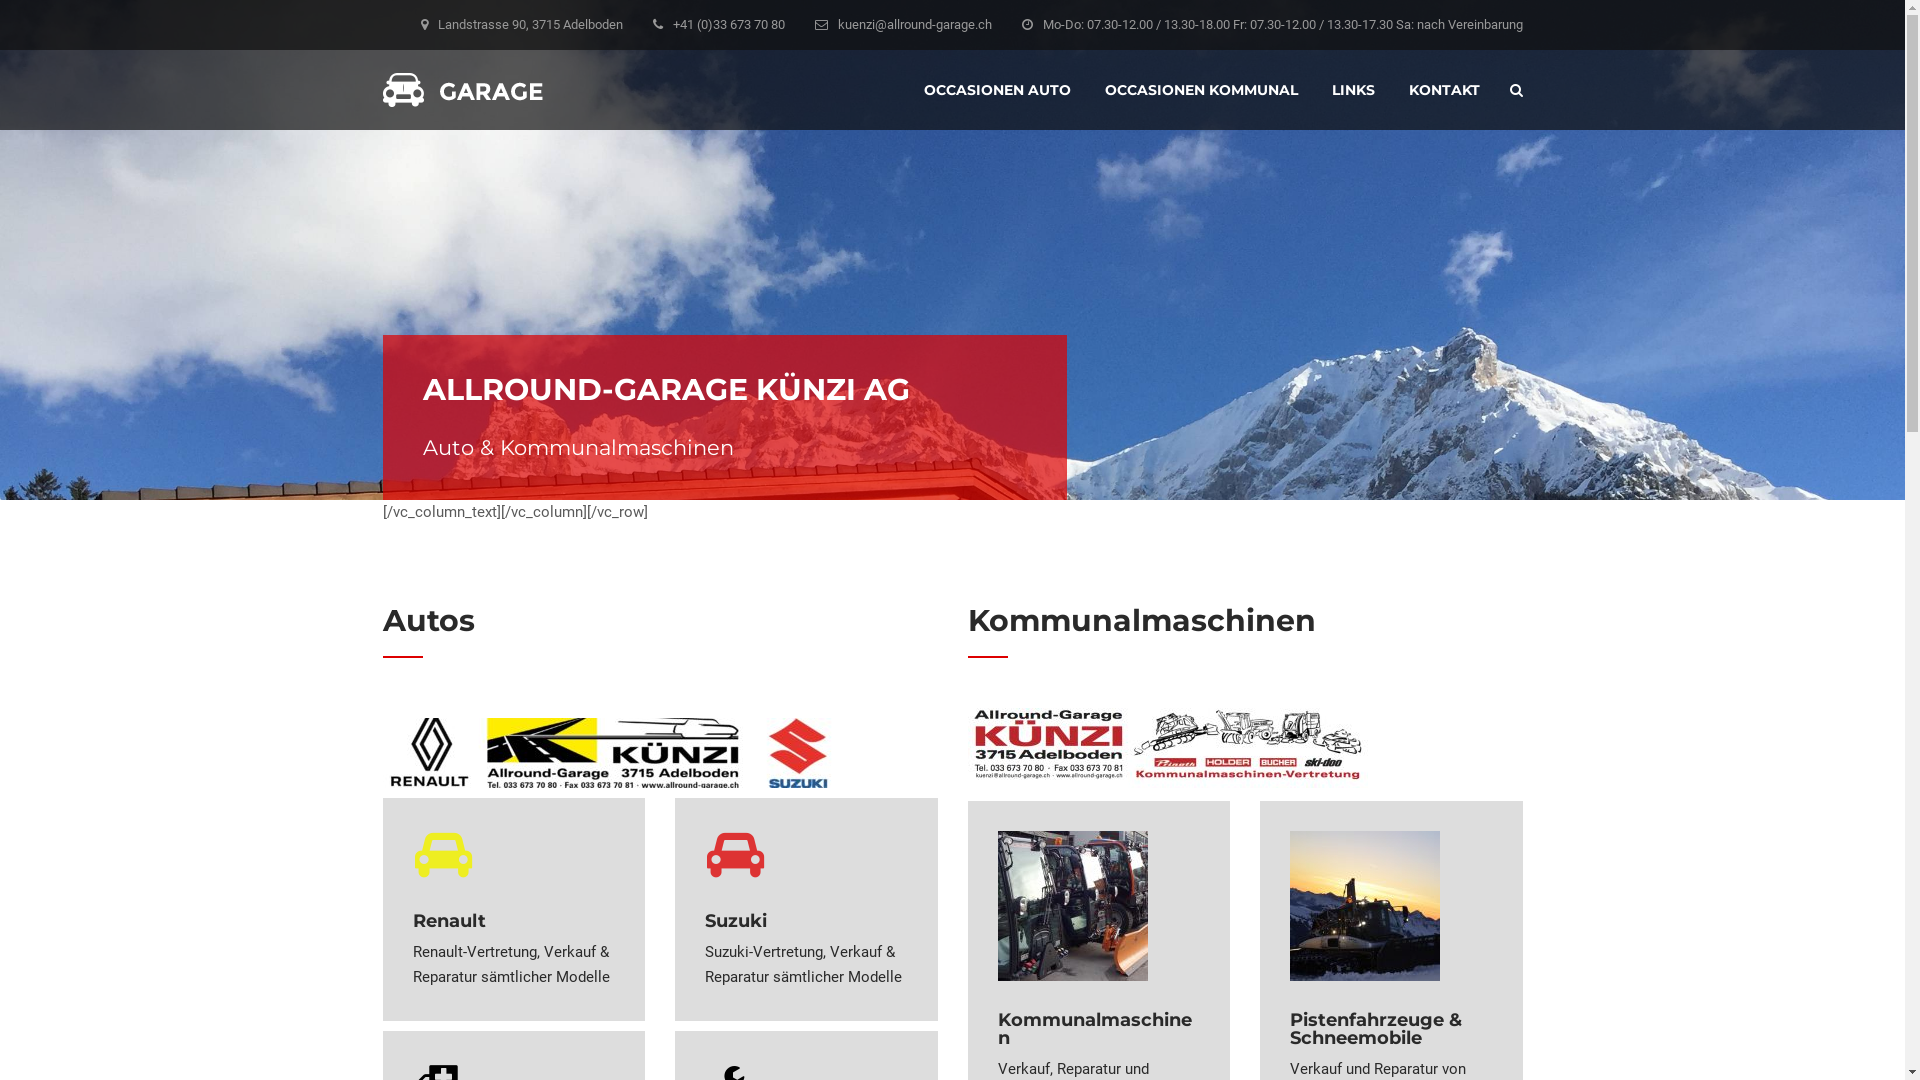  Describe the element at coordinates (923, 88) in the screenshot. I see `'OCCASIONEN AUTO'` at that location.